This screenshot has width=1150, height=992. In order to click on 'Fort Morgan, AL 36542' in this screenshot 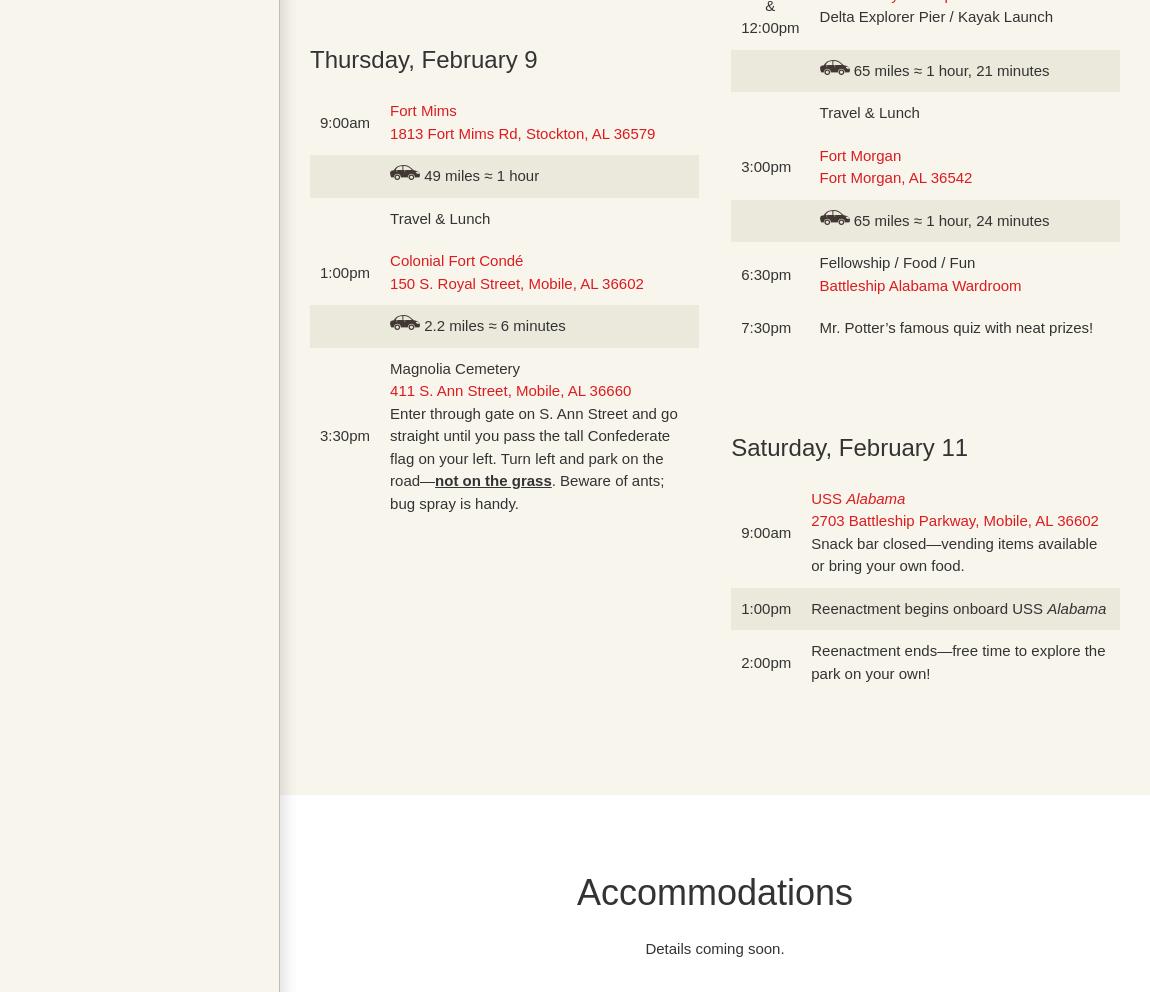, I will do `click(895, 176)`.